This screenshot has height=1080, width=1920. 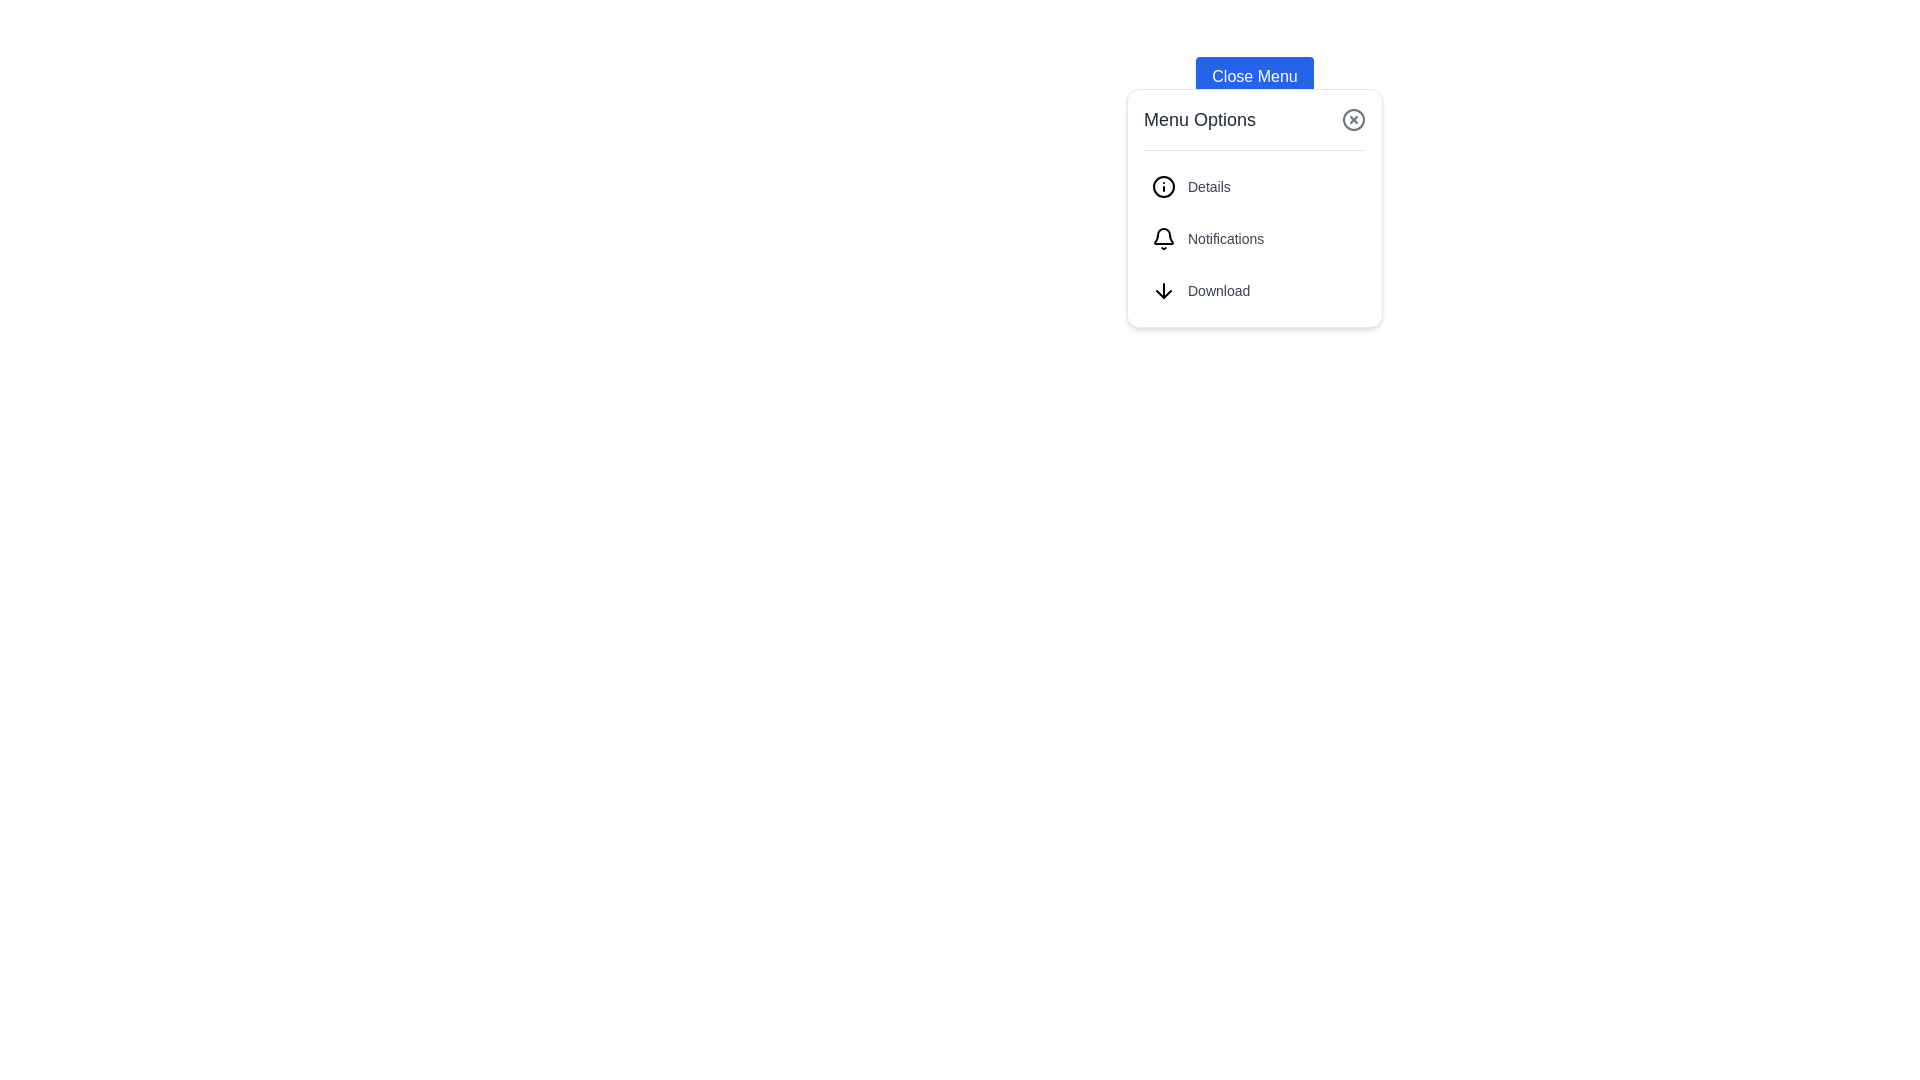 I want to click on the 'Download' text label, which is displayed in a small gray font below a downward arrow icon in the Menu Options section, so click(x=1218, y=290).